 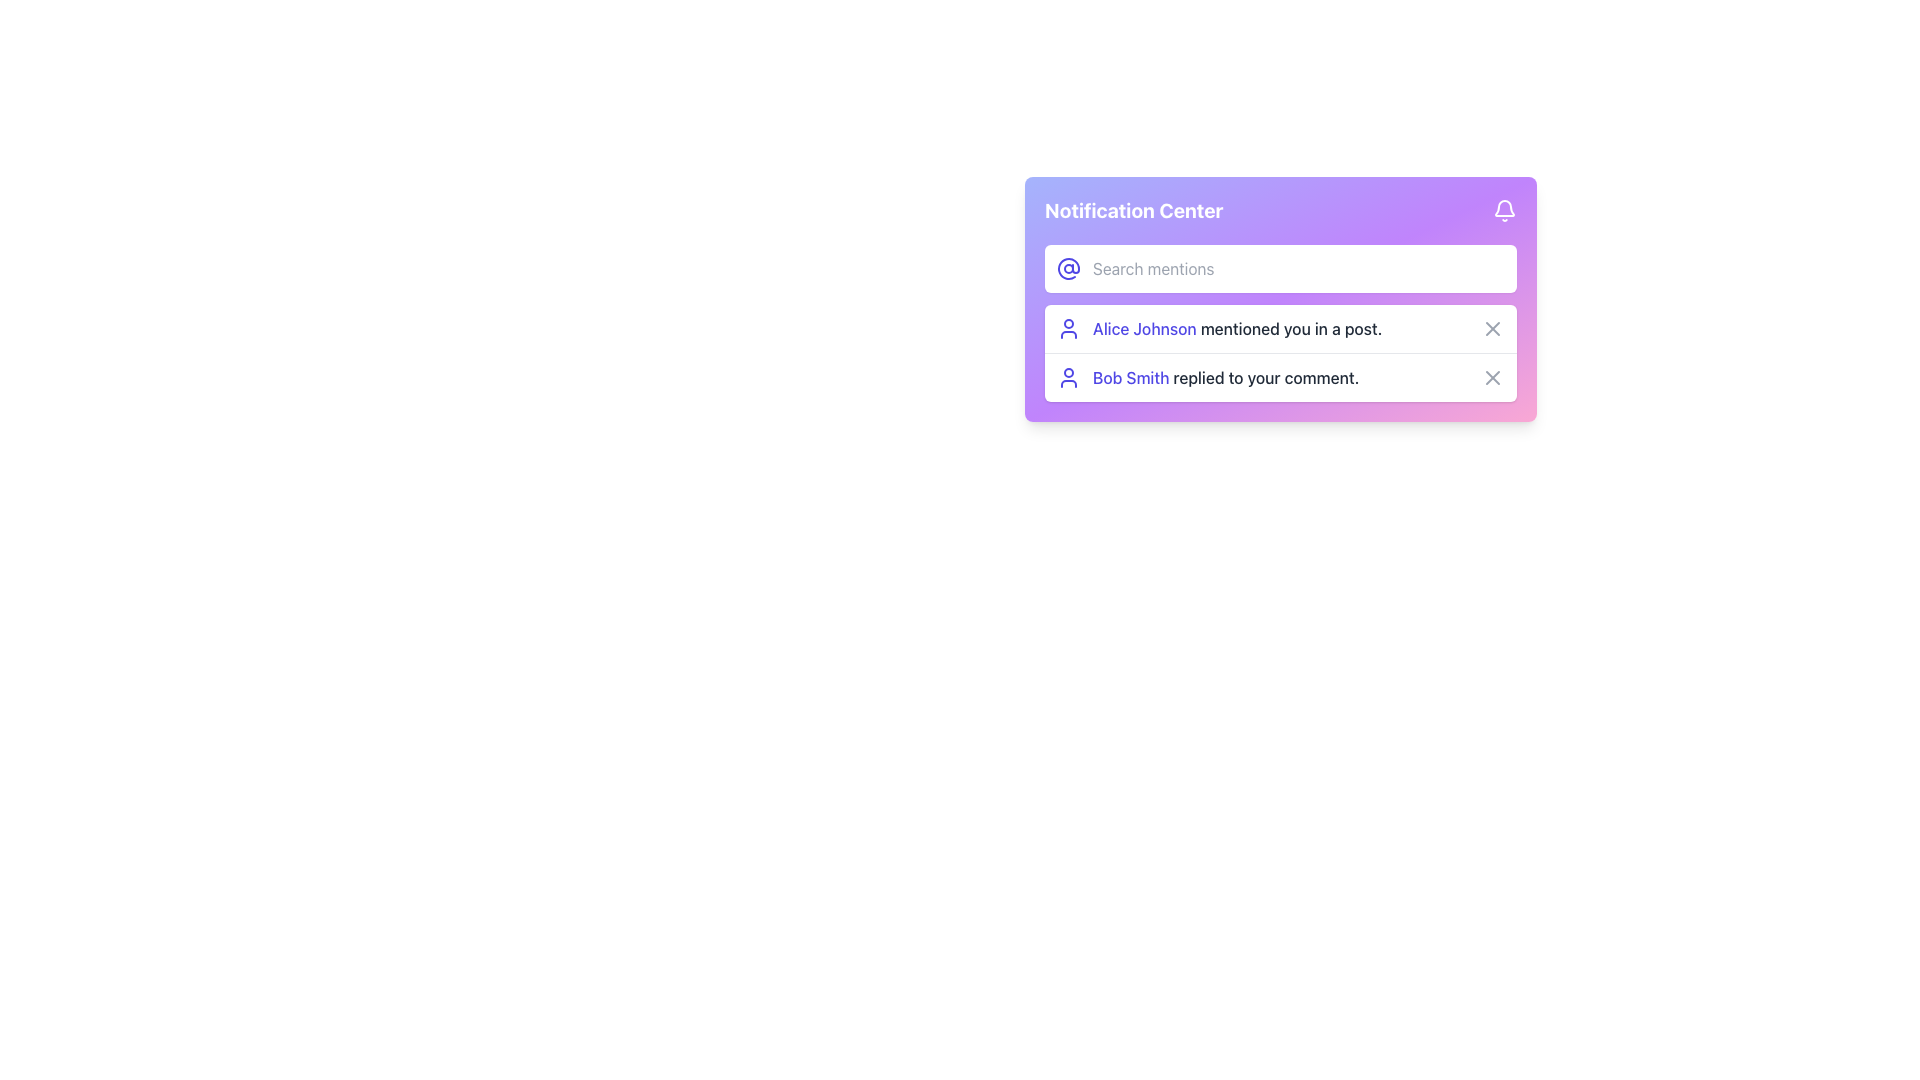 I want to click on the Close (X) Icon located at the far right of the second notification item in the Notification Center interface, so click(x=1492, y=378).